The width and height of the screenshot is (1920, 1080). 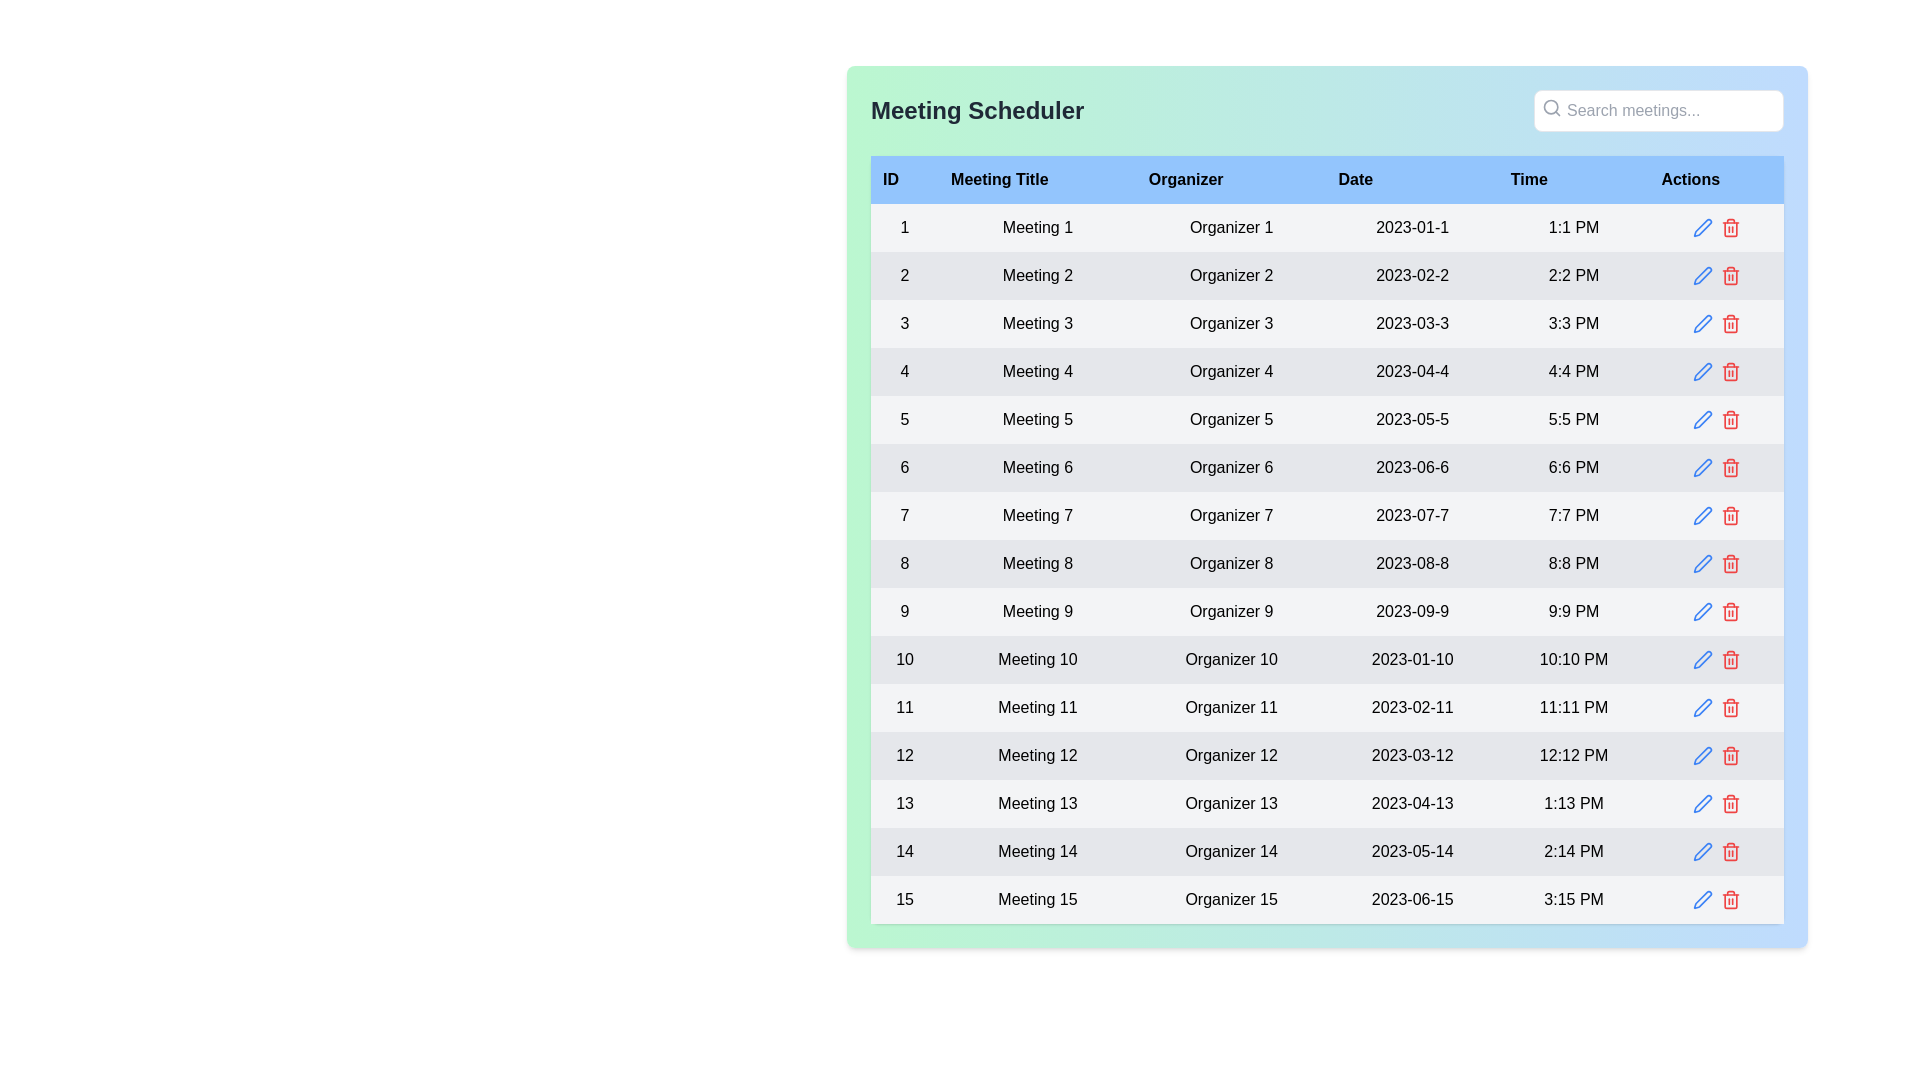 What do you see at coordinates (977, 111) in the screenshot?
I see `the bold and large 'Meeting Scheduler' static text label located in the top-left section of the interface` at bounding box center [977, 111].